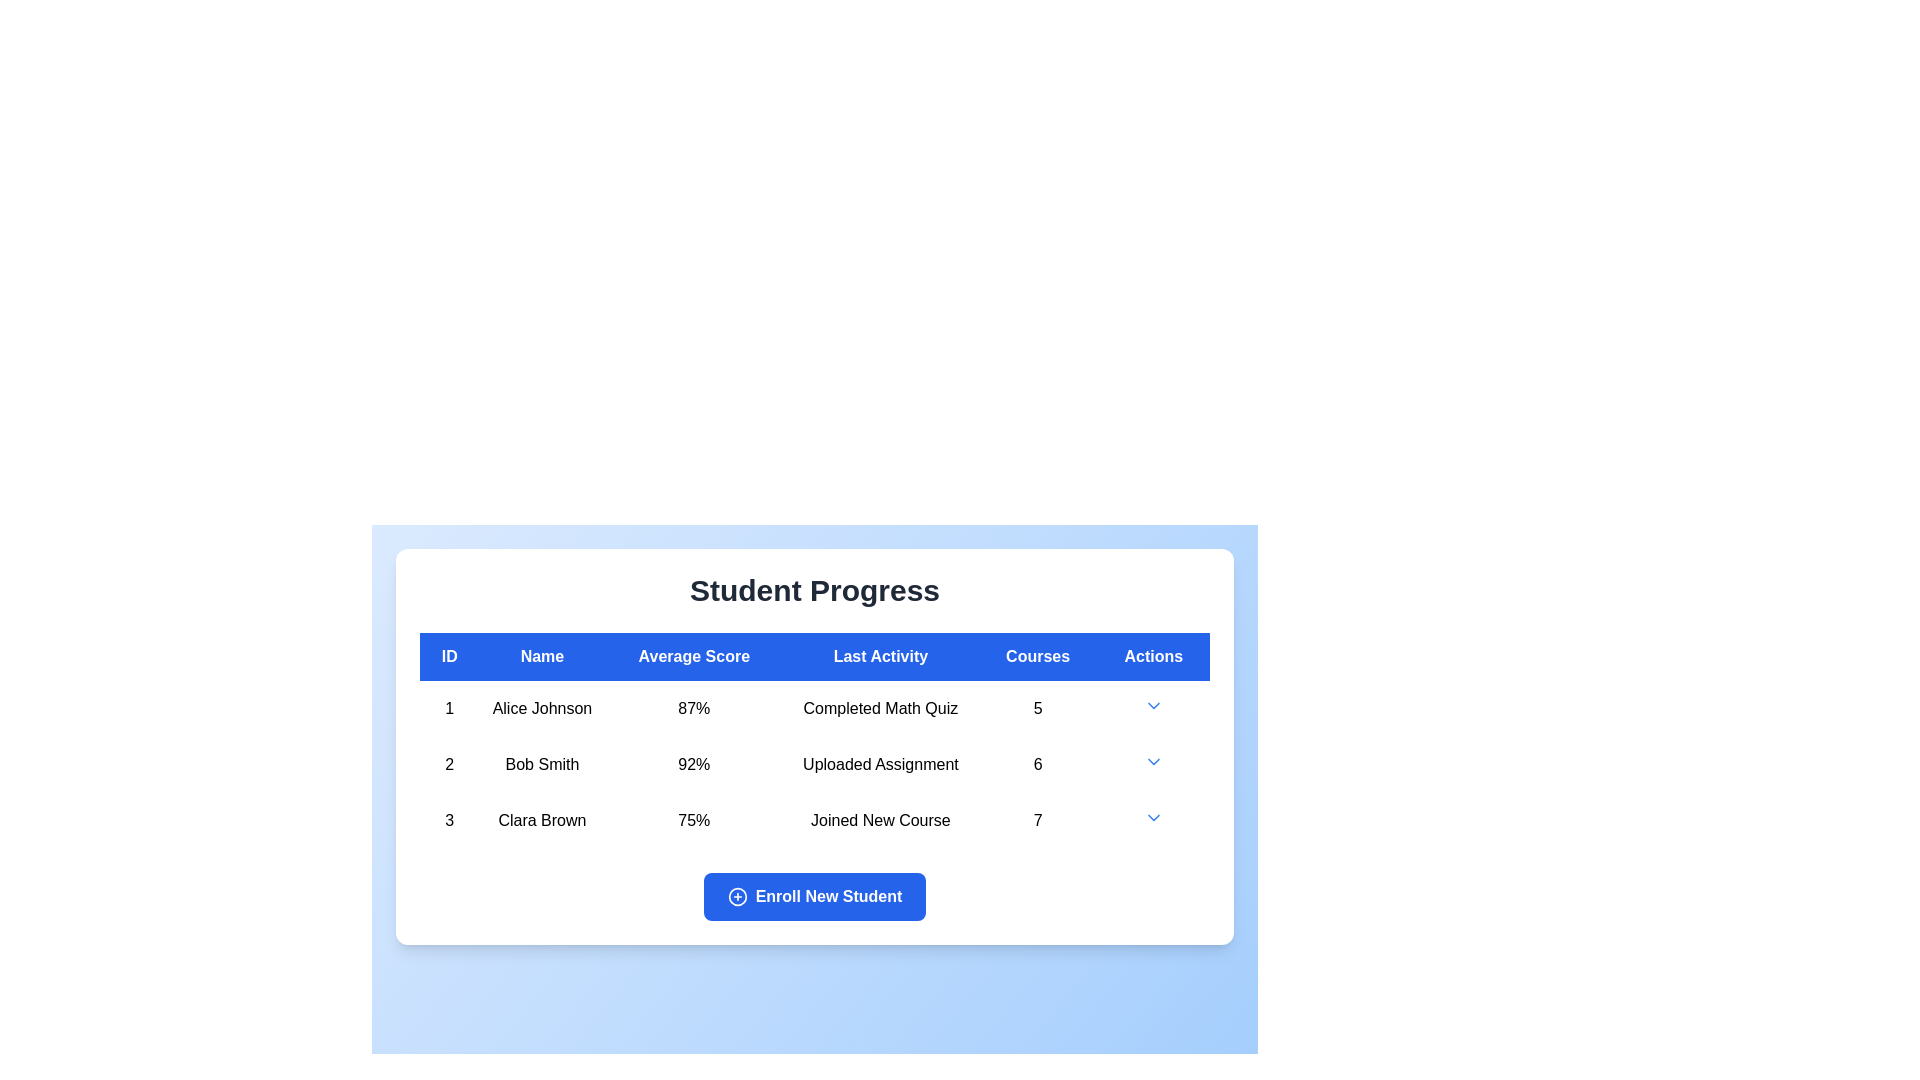 This screenshot has width=1920, height=1080. What do you see at coordinates (815, 764) in the screenshot?
I see `the second row of the 'Student Progress' table that displays information about the student Bob Smith` at bounding box center [815, 764].